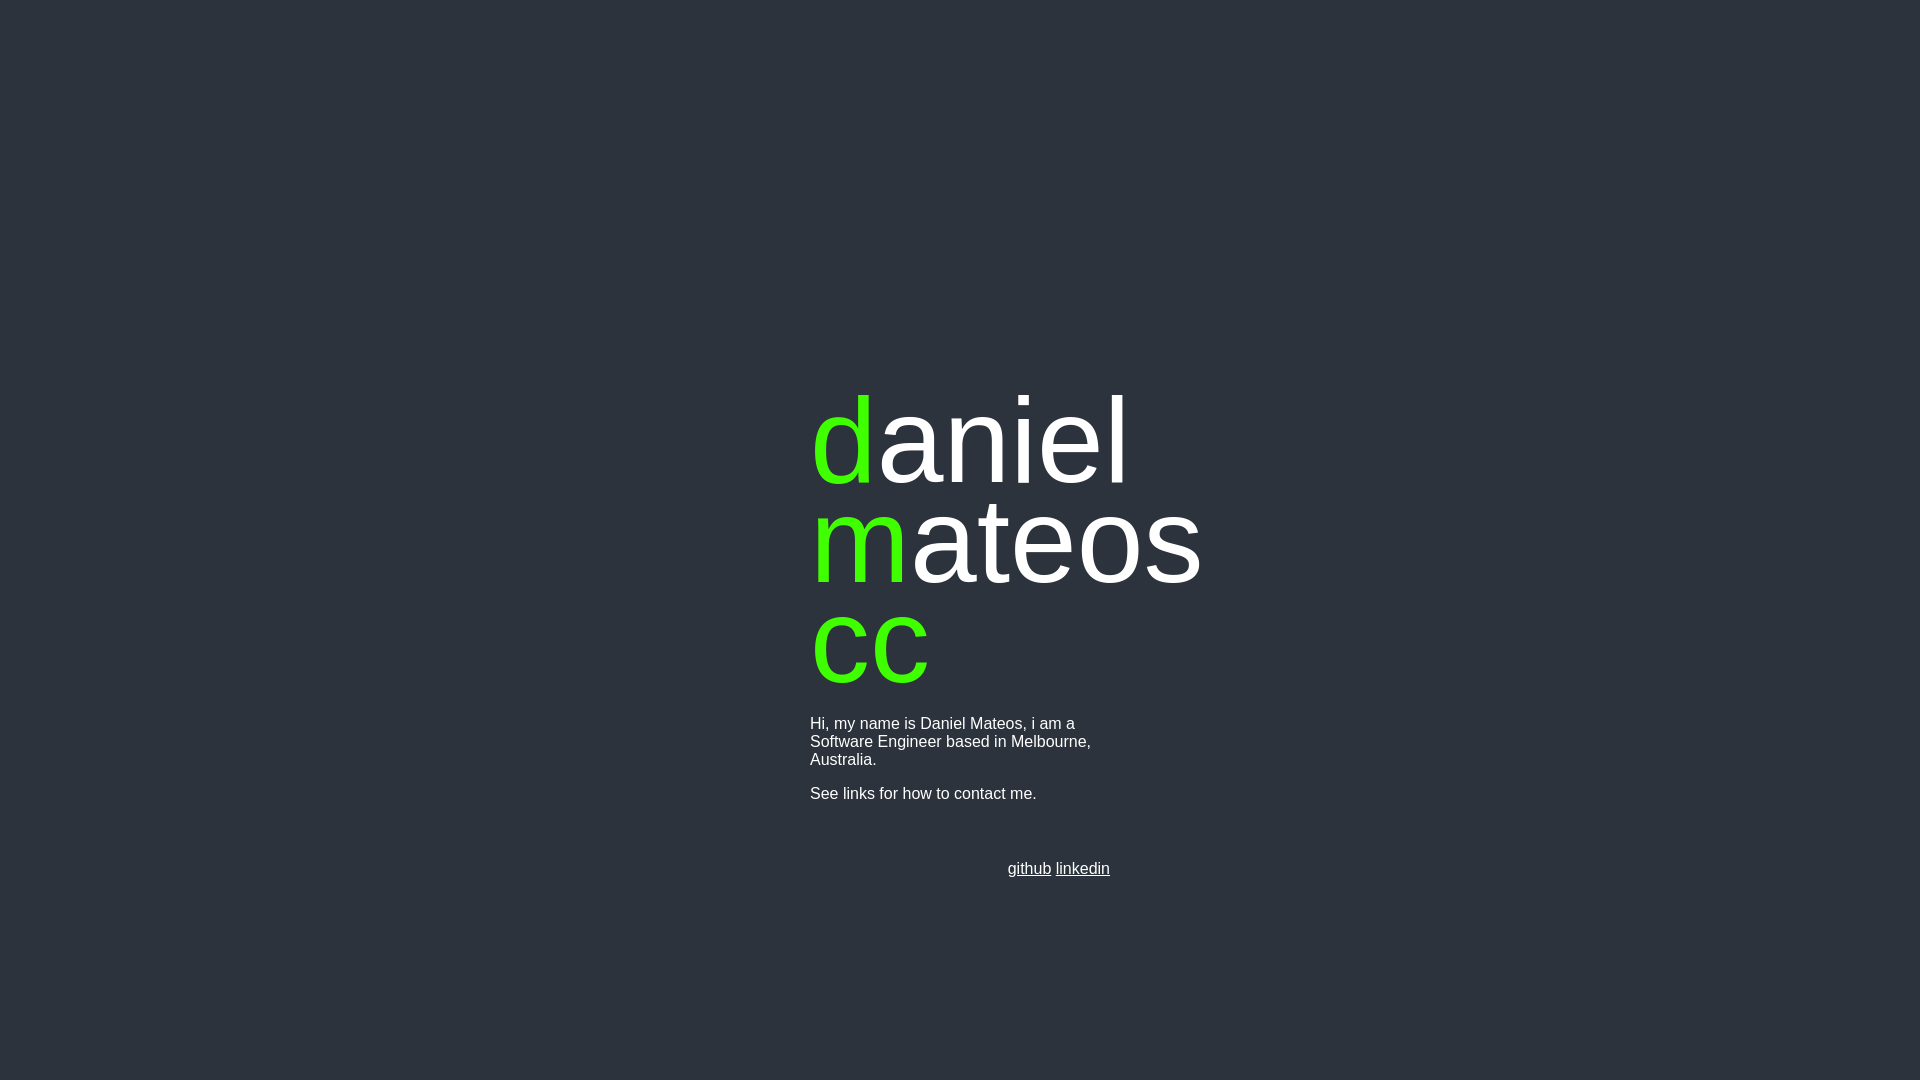 This screenshot has height=1080, width=1920. What do you see at coordinates (1082, 867) in the screenshot?
I see `'linkedin'` at bounding box center [1082, 867].